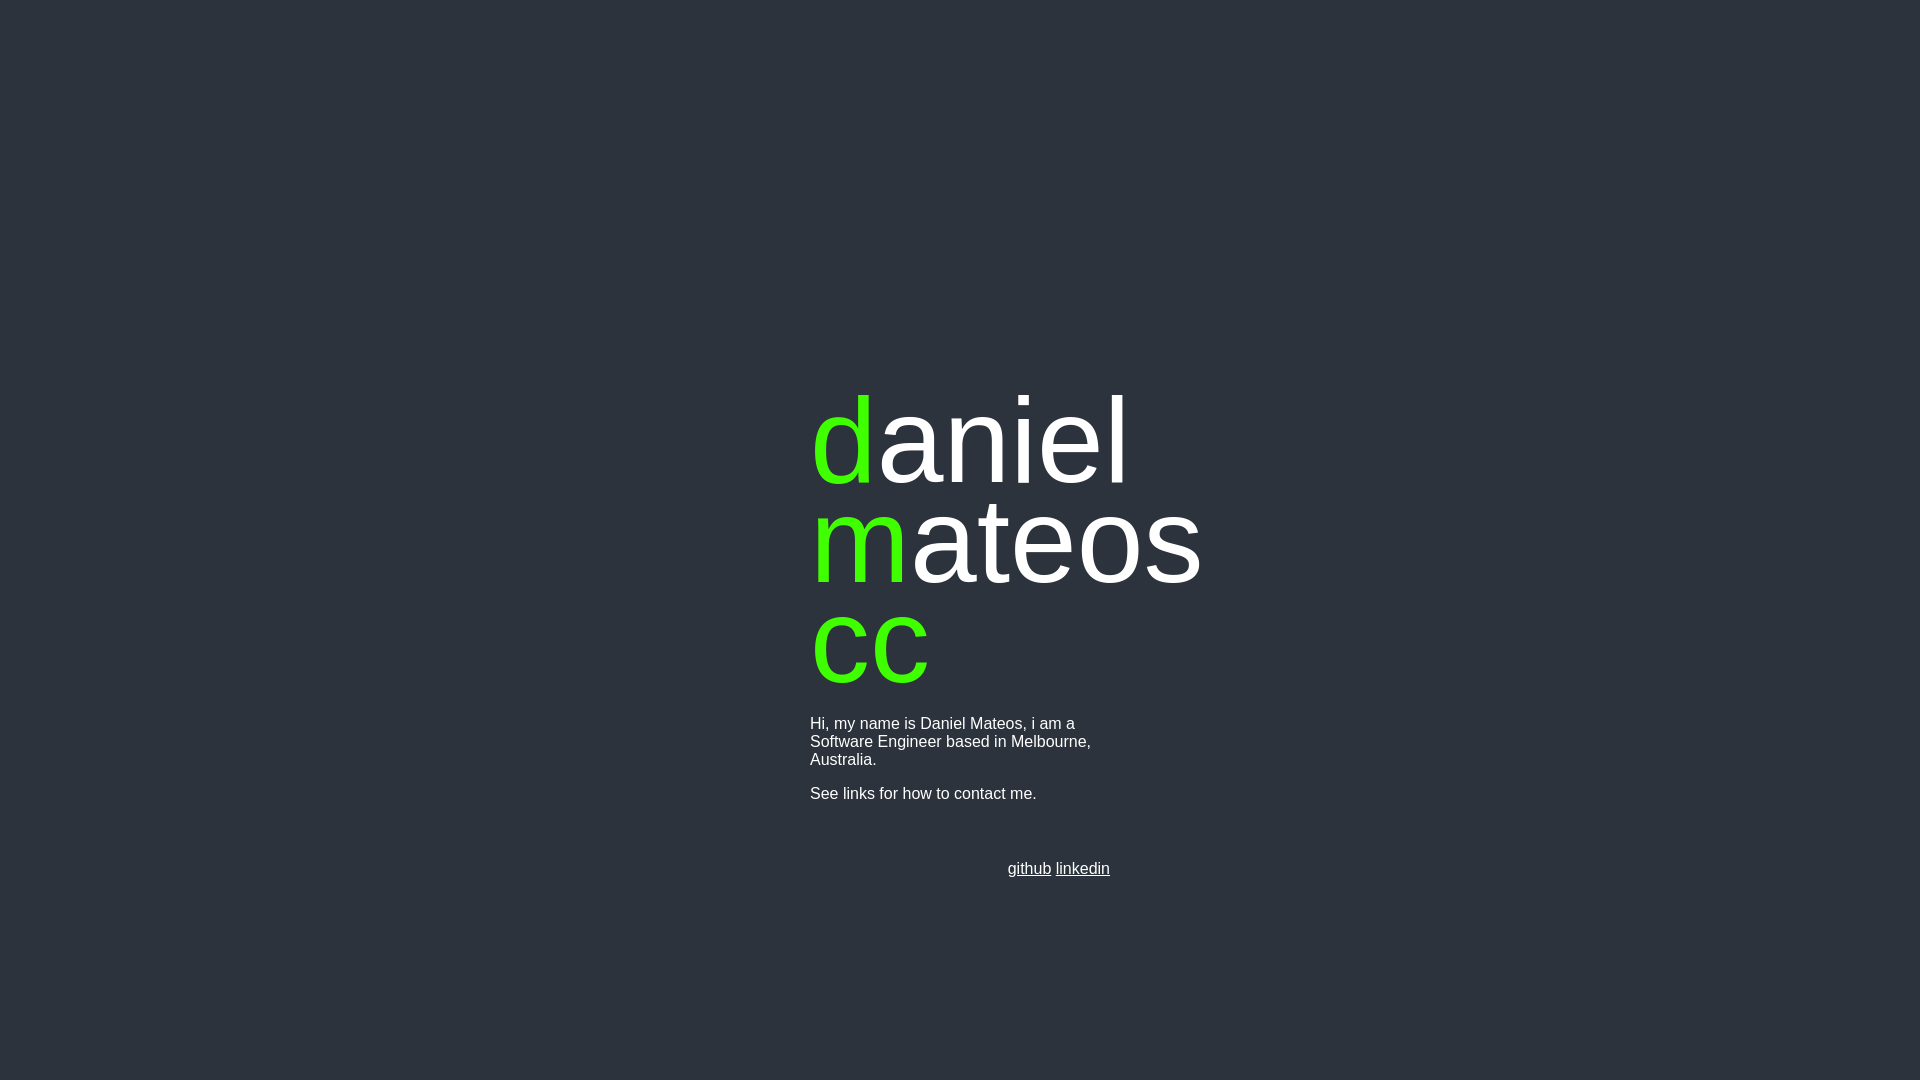 This screenshot has height=1080, width=1920. What do you see at coordinates (1082, 867) in the screenshot?
I see `'linkedin'` at bounding box center [1082, 867].